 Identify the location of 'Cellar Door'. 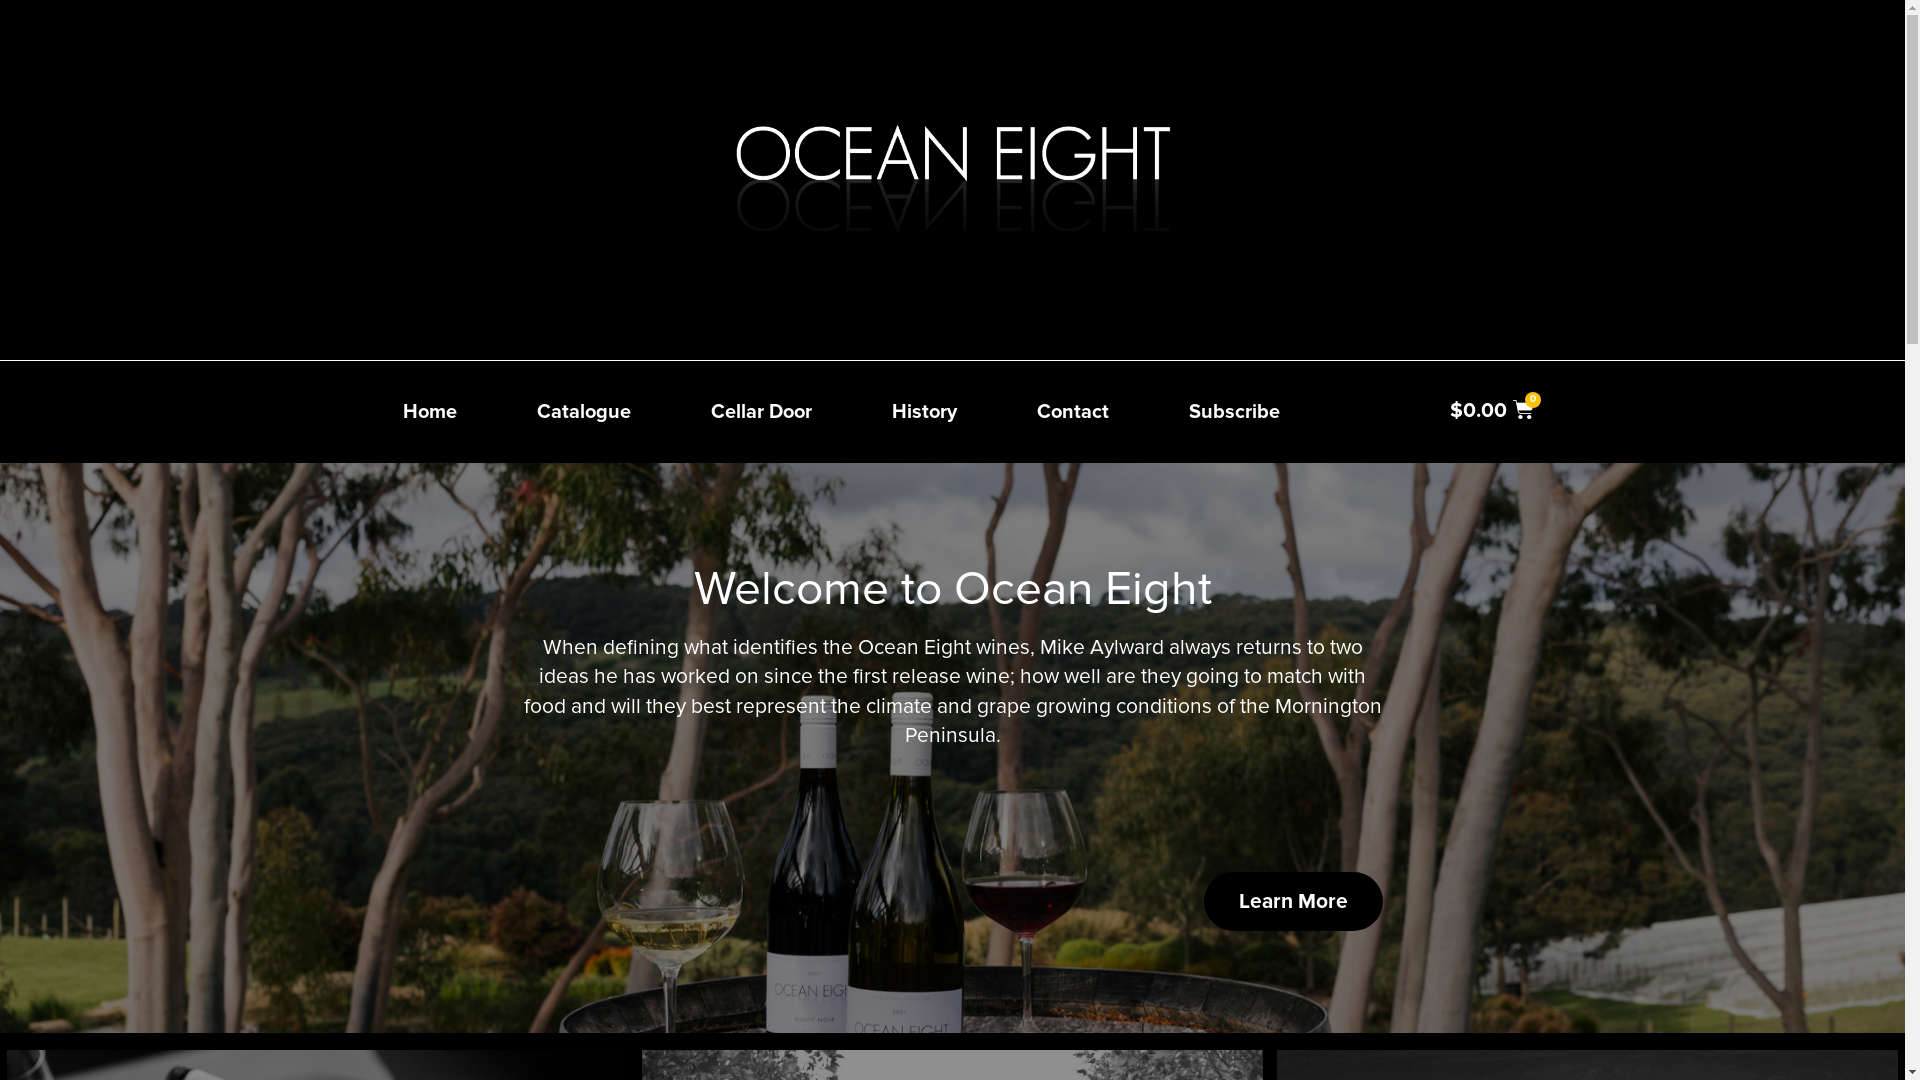
(759, 411).